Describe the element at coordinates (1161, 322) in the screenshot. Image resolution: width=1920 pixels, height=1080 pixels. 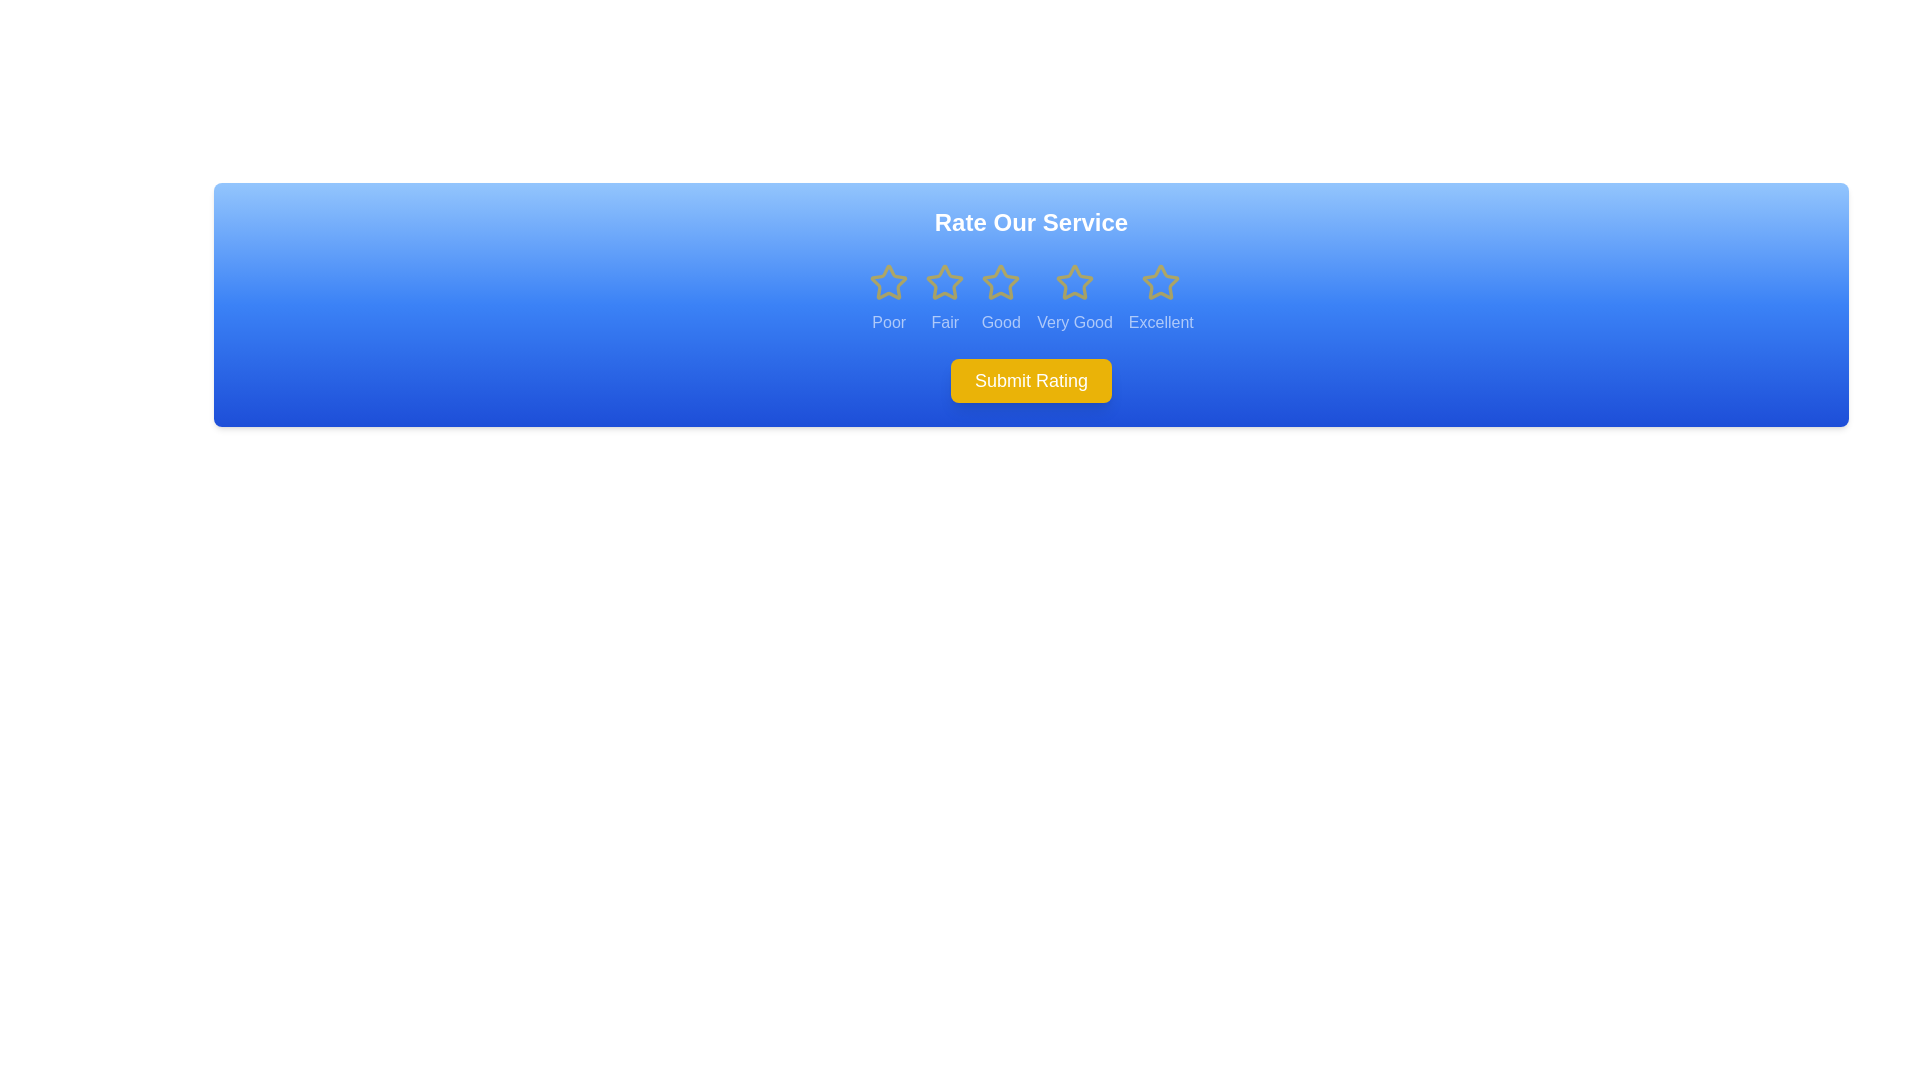
I see `the text label displaying 'Excellent', which is styled in white with medium font weight and positioned below the fifth star icon in the rating options` at that location.